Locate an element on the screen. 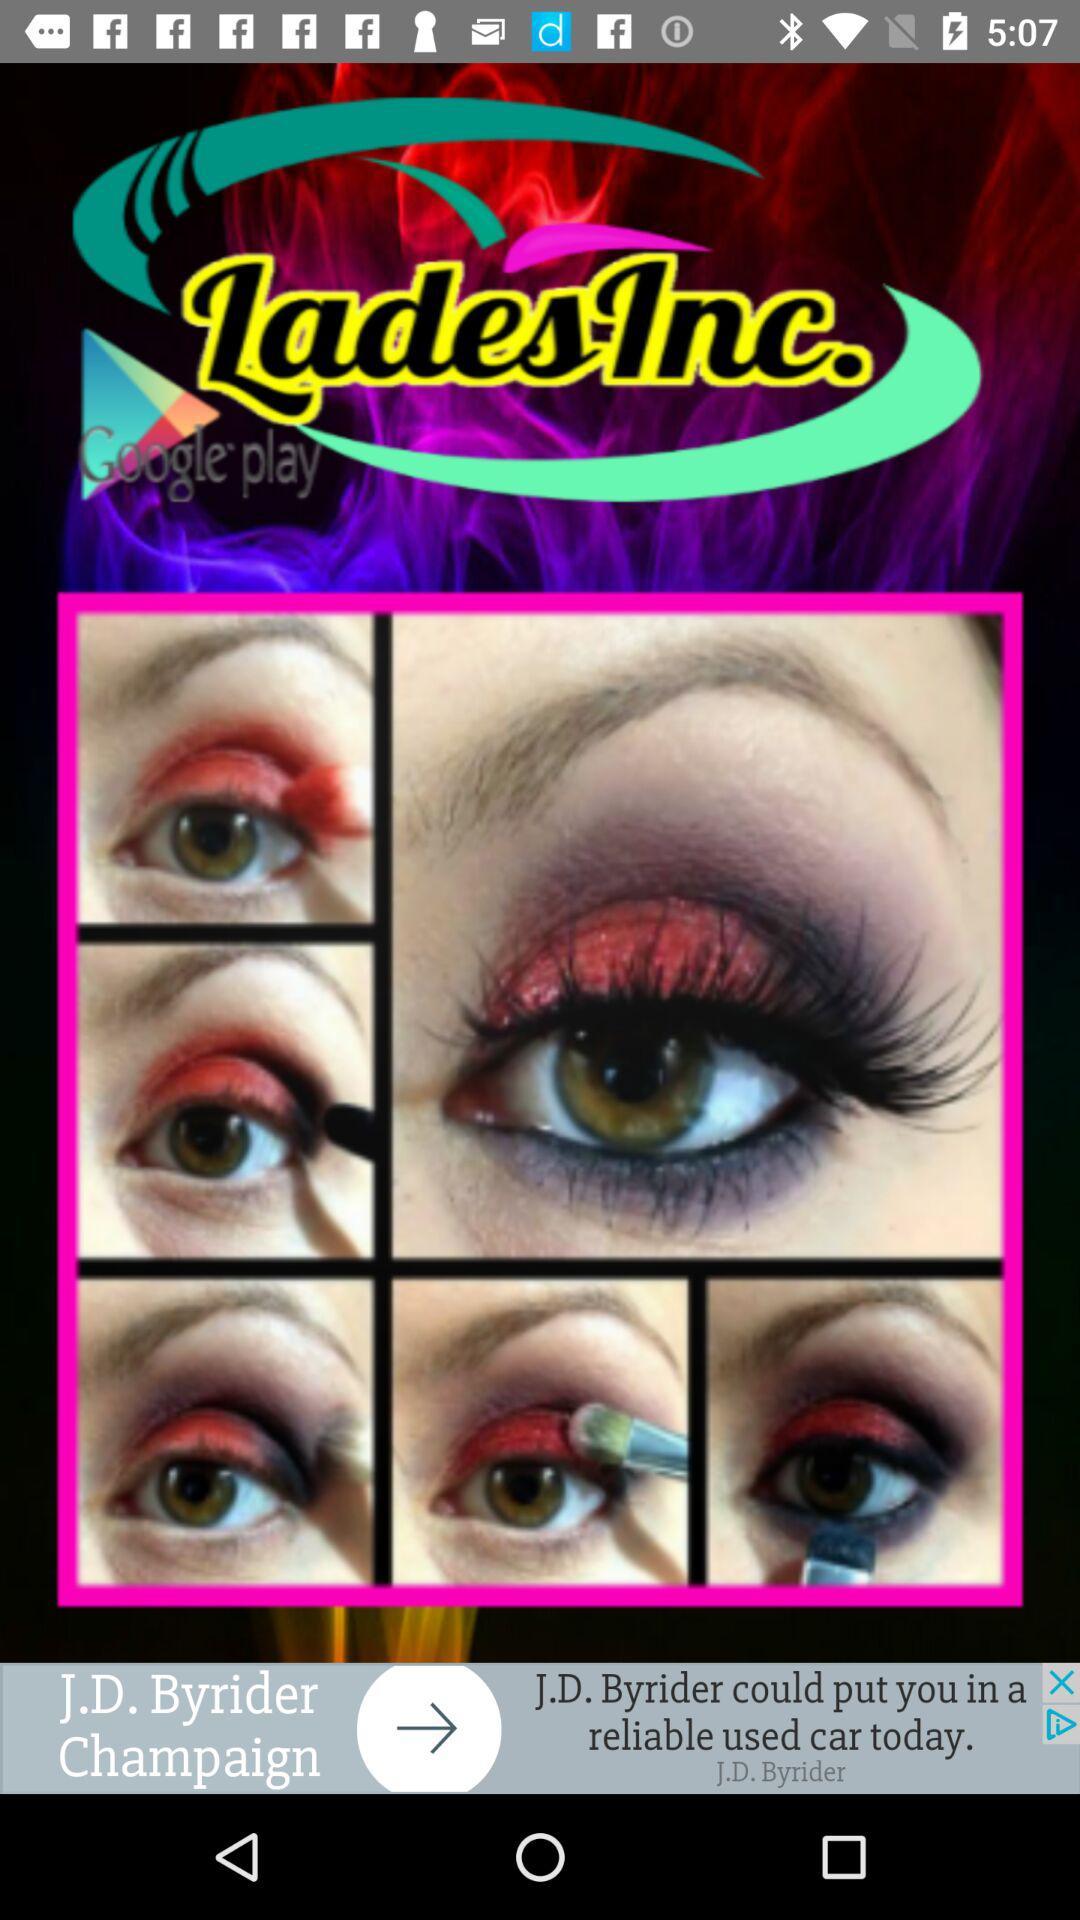 This screenshot has height=1920, width=1080. home is located at coordinates (540, 298).